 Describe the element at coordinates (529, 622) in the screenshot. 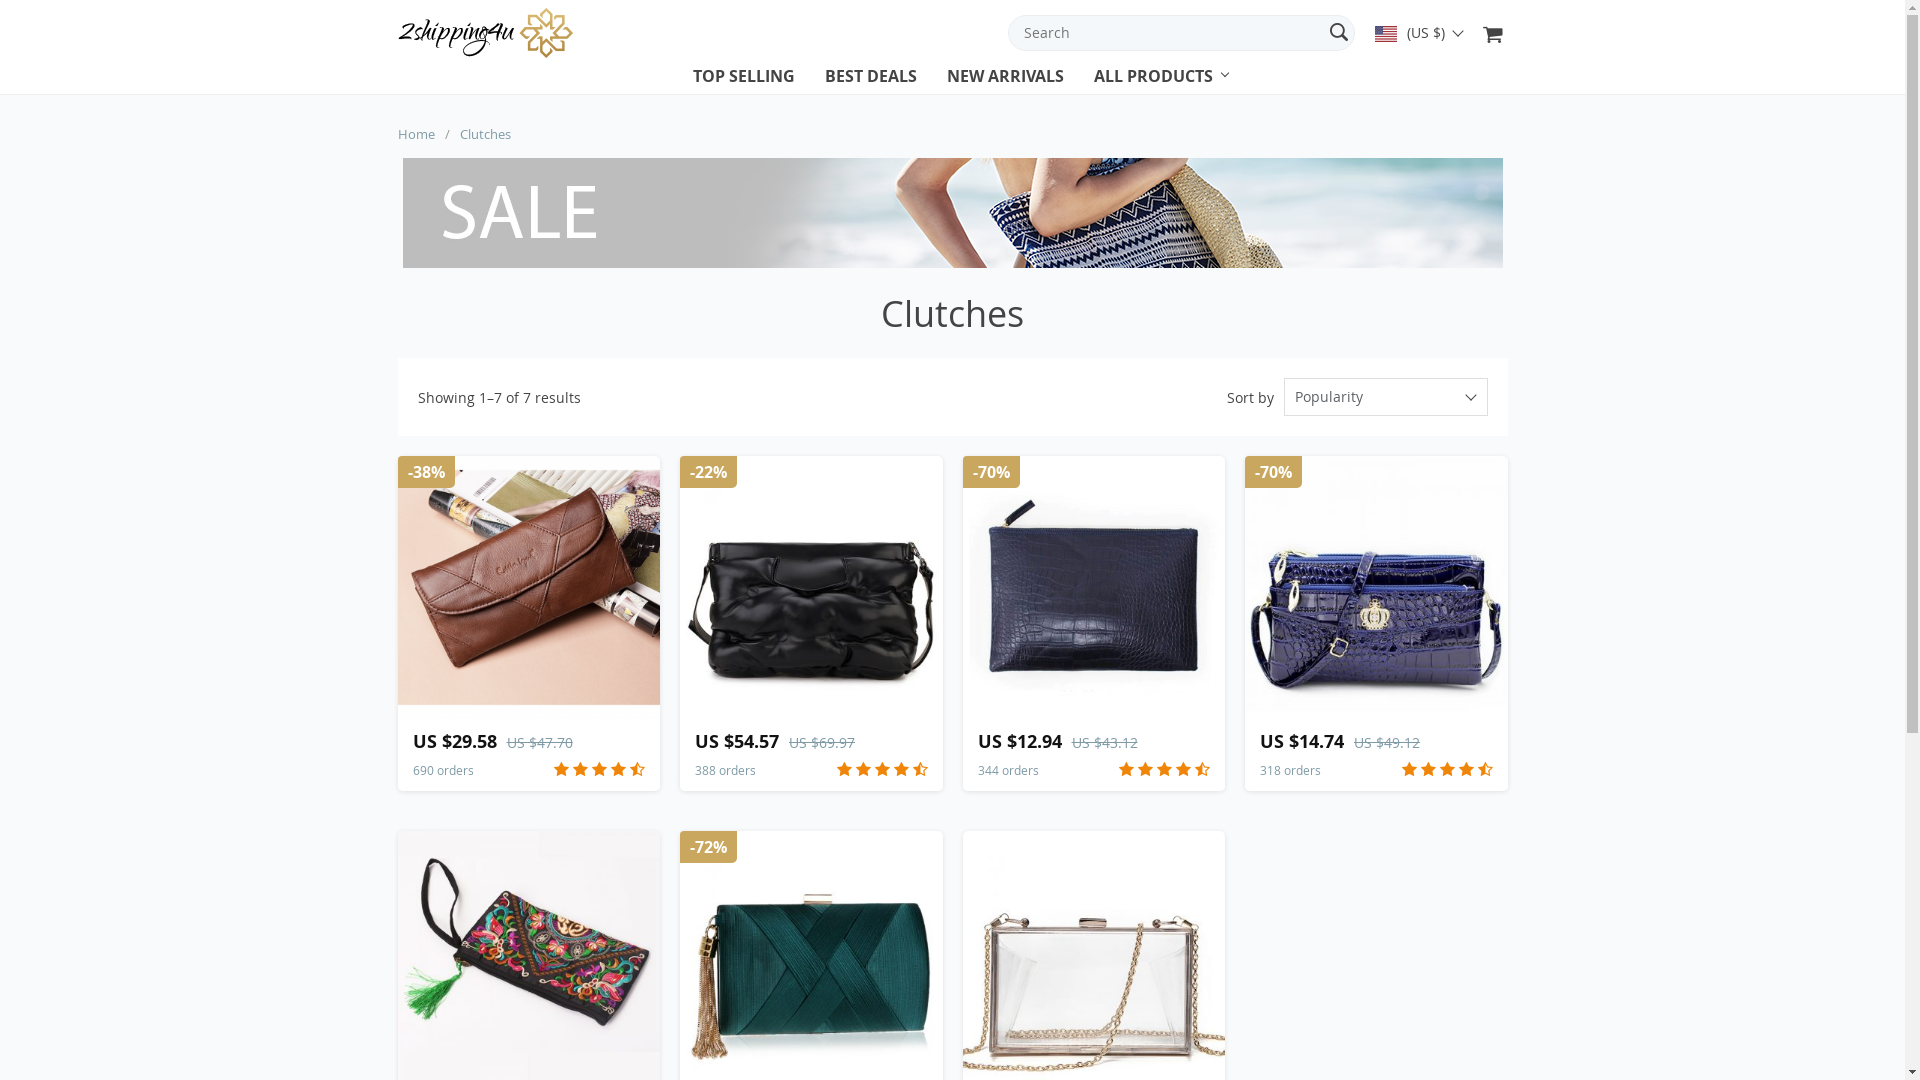

I see `'US $29.58` at that location.